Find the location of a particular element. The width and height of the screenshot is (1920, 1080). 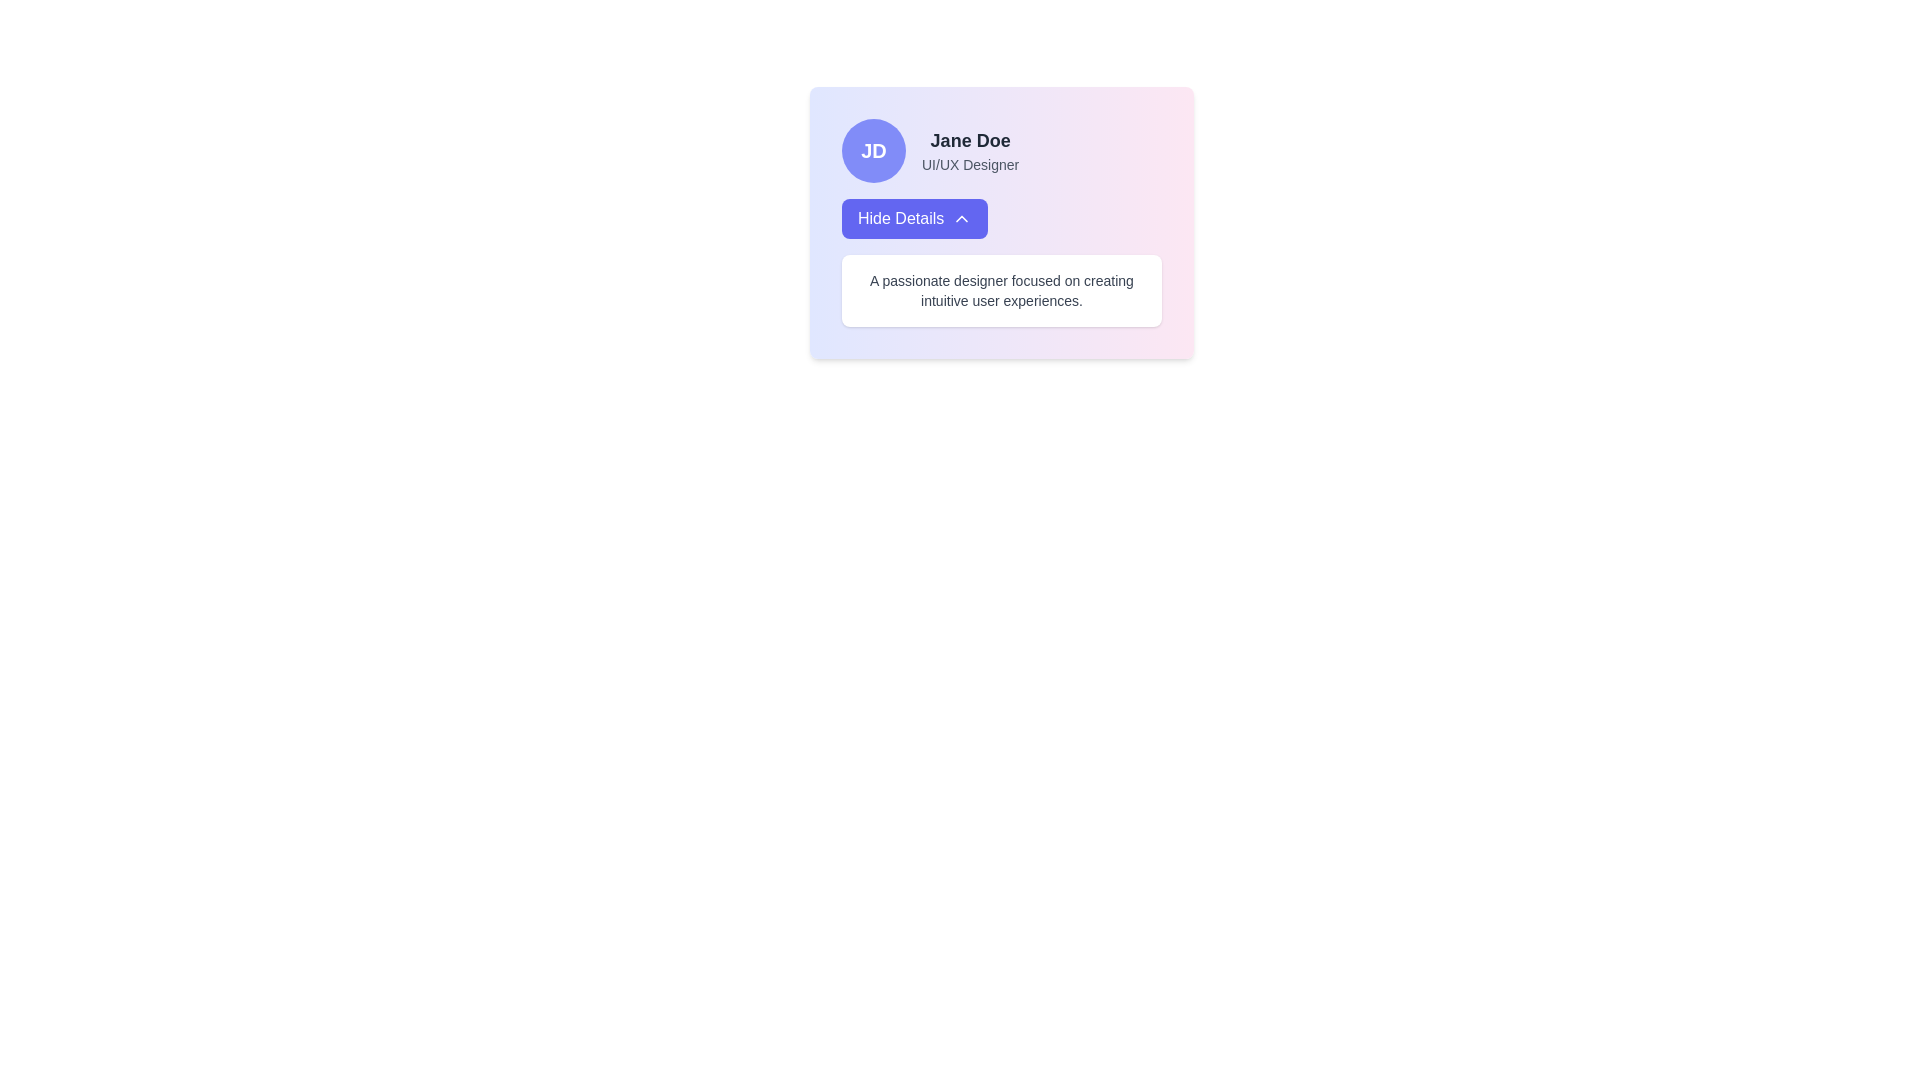

the chevron-shaped arrow icon located within the 'Hide Details' button, positioned to the right of the text label and vertically centered is located at coordinates (962, 219).